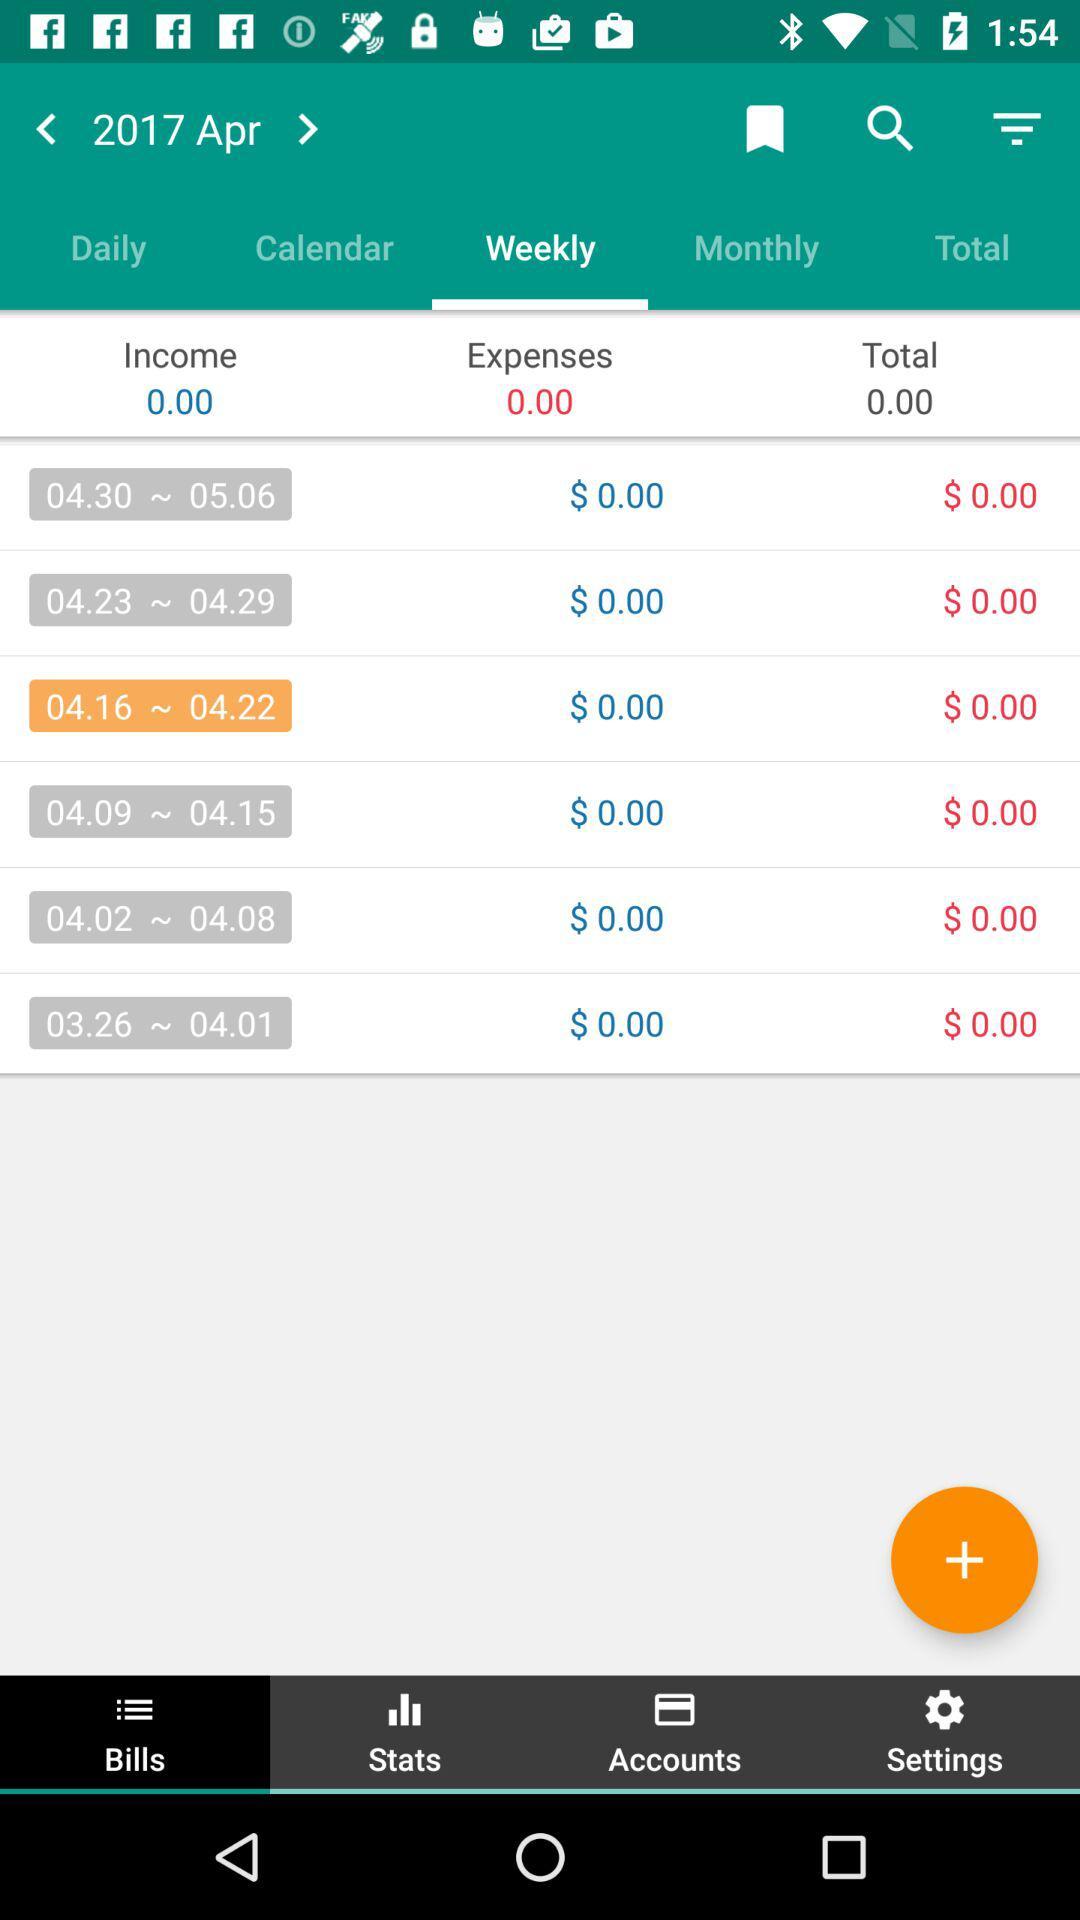 The width and height of the screenshot is (1080, 1920). Describe the element at coordinates (1017, 127) in the screenshot. I see `the filter_list icon` at that location.